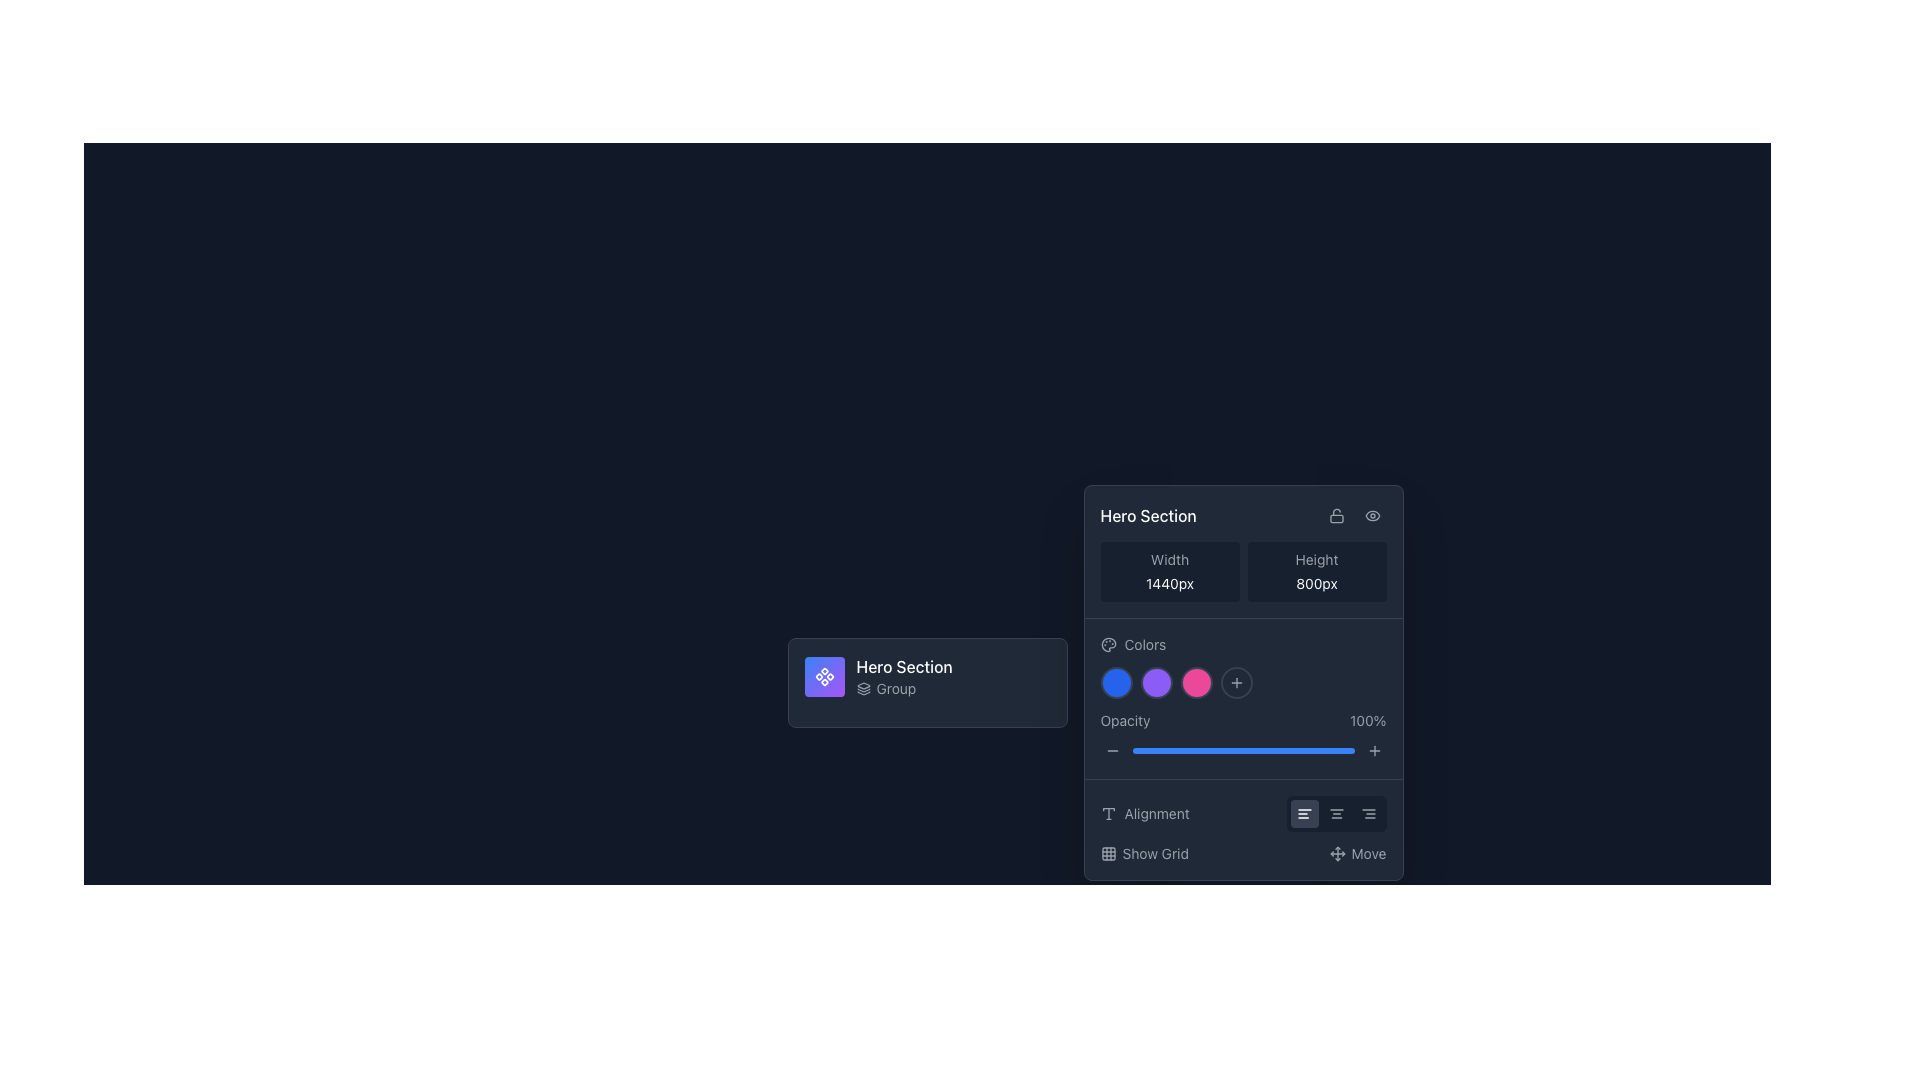  Describe the element at coordinates (1155, 853) in the screenshot. I see `the Label indicating grid visibility in the settings panel, positioned below the configuration controls and to the right of the grid icon` at that location.